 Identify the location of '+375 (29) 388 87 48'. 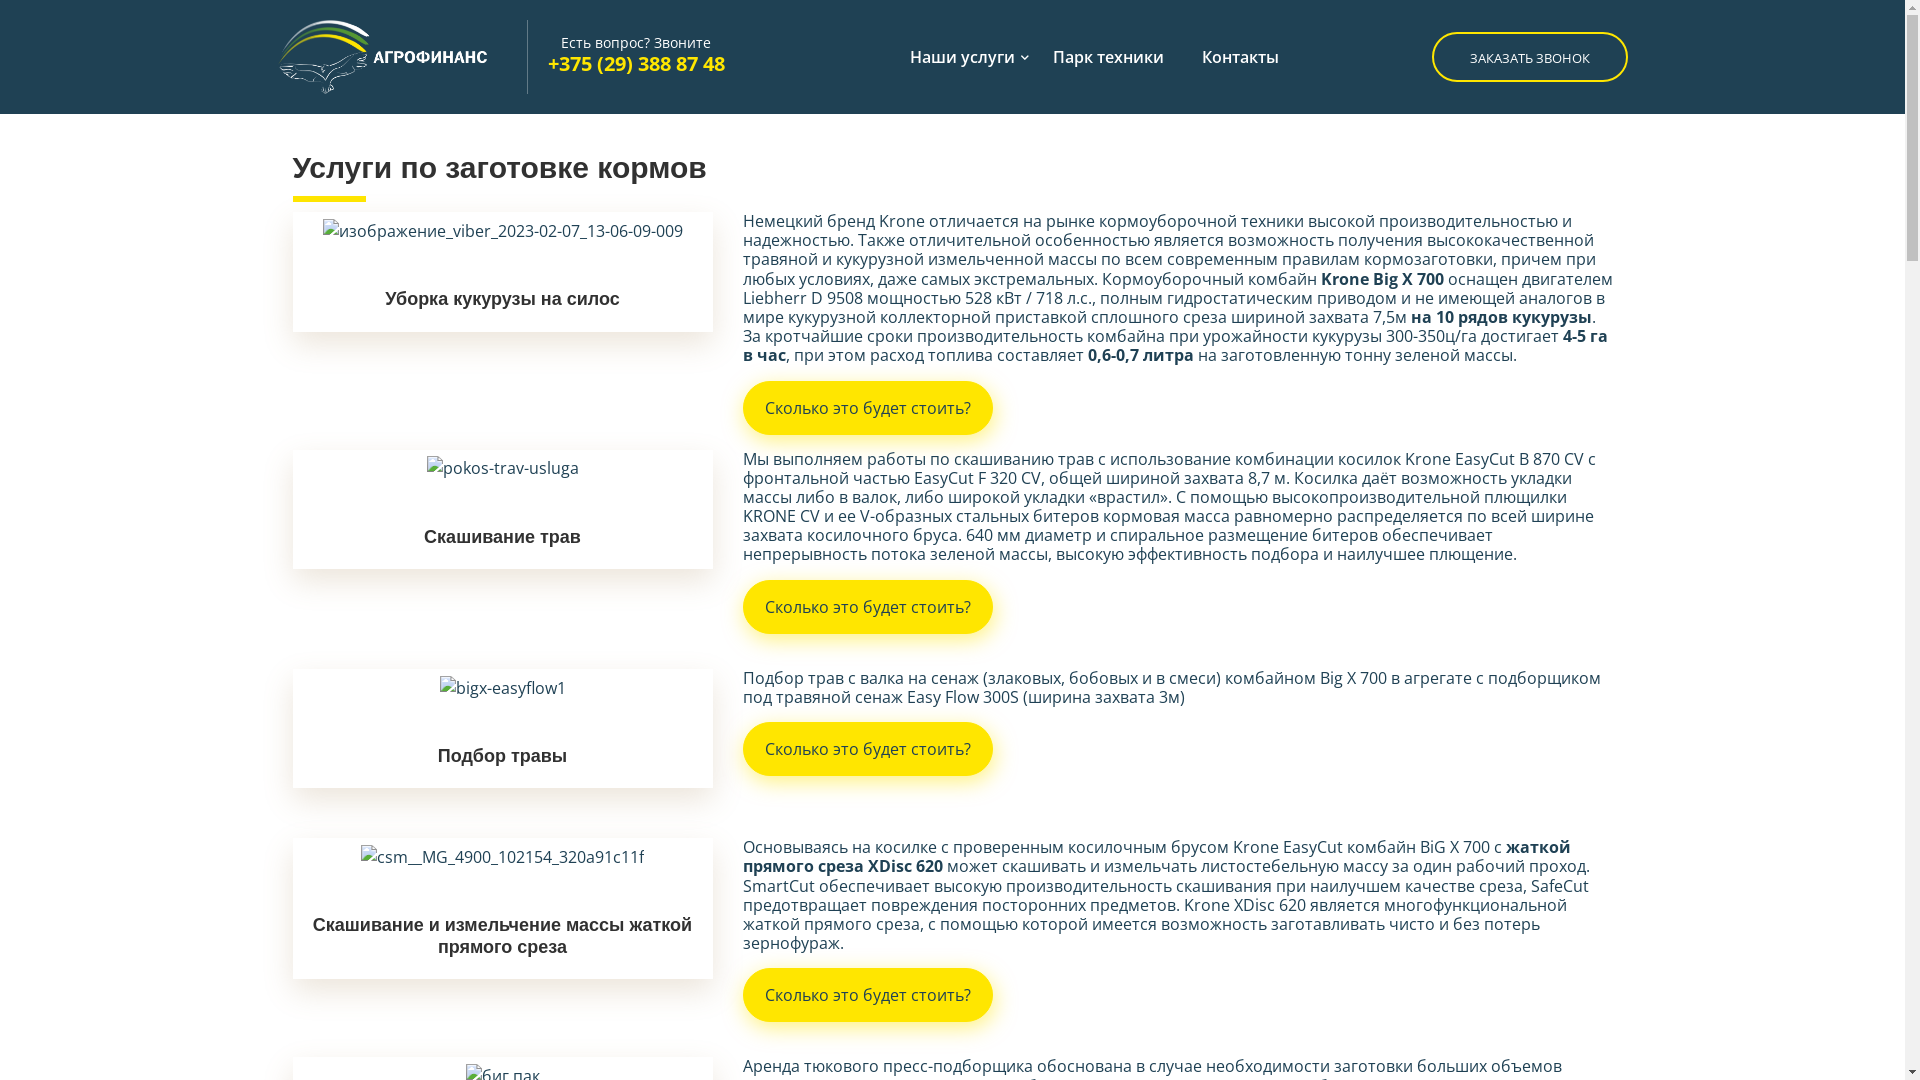
(635, 62).